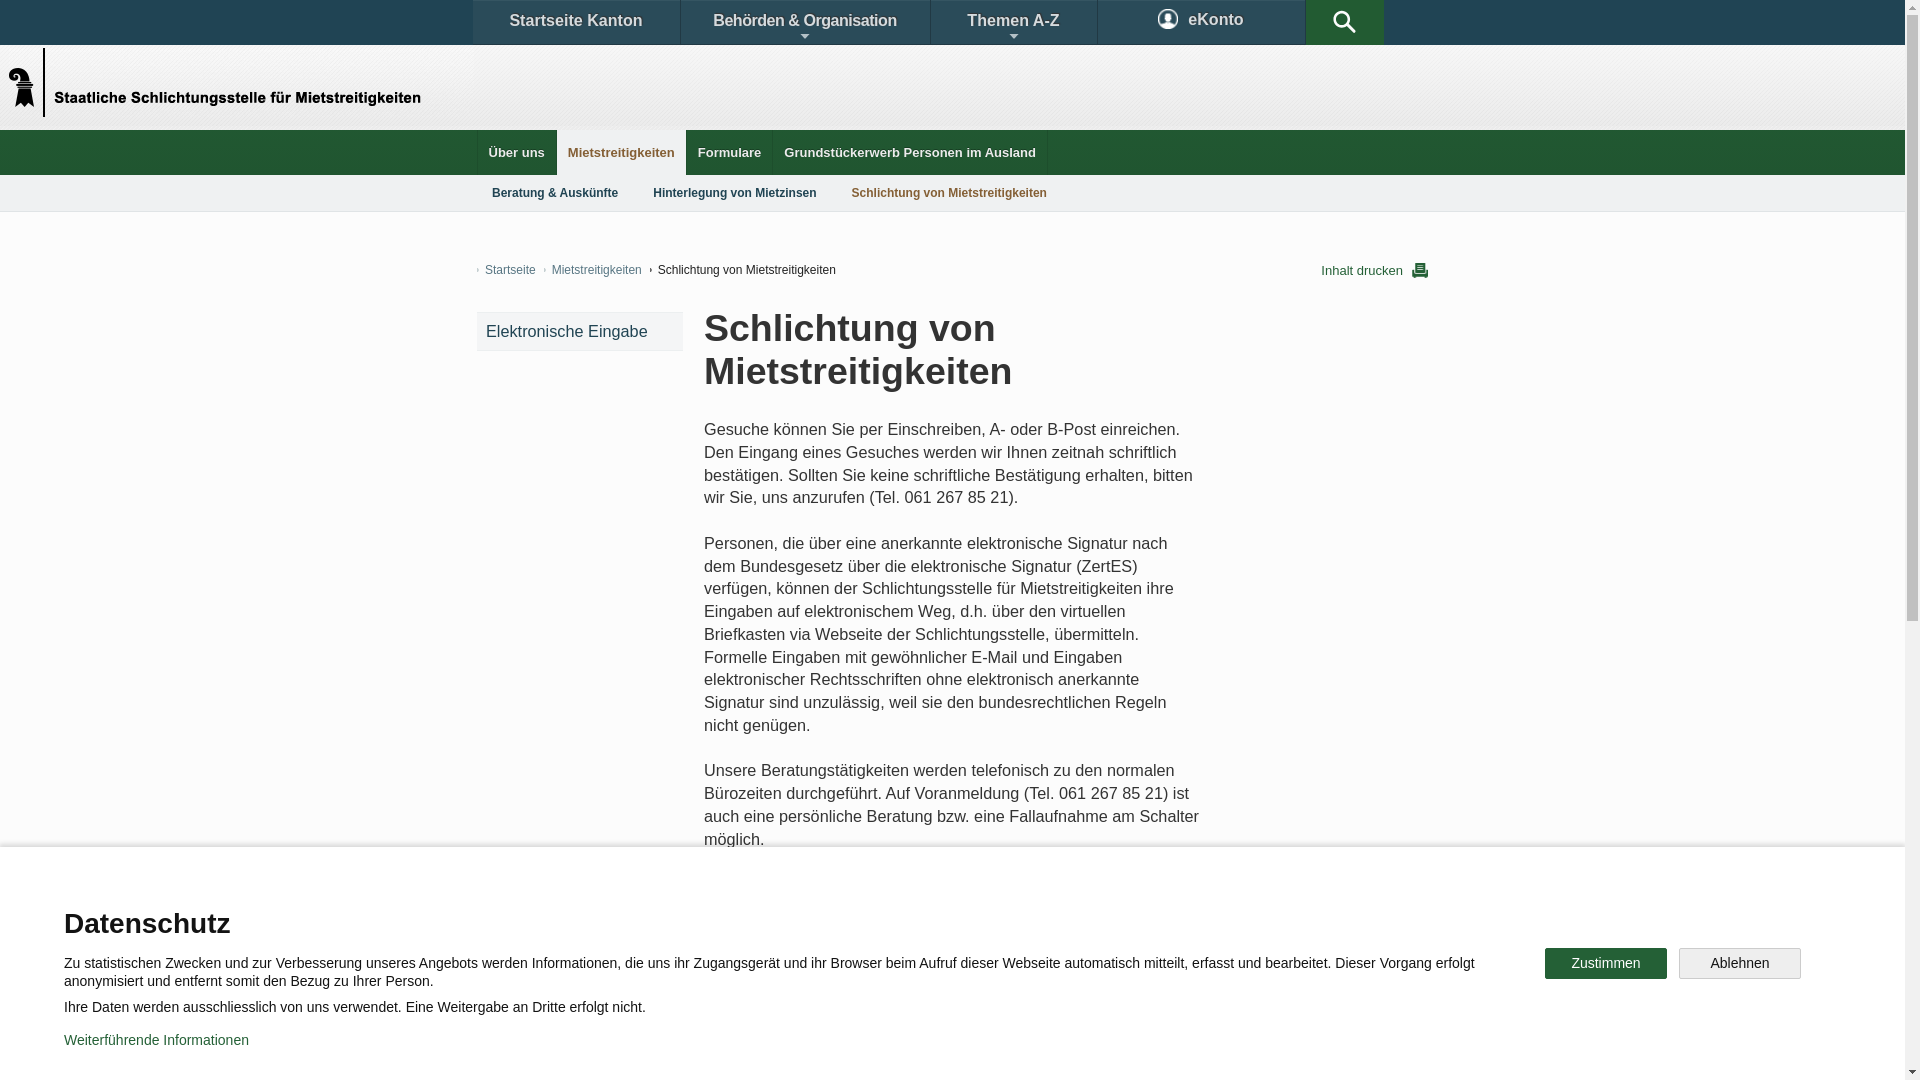 The image size is (1920, 1080). Describe the element at coordinates (1200, 22) in the screenshot. I see `'eKonto'` at that location.